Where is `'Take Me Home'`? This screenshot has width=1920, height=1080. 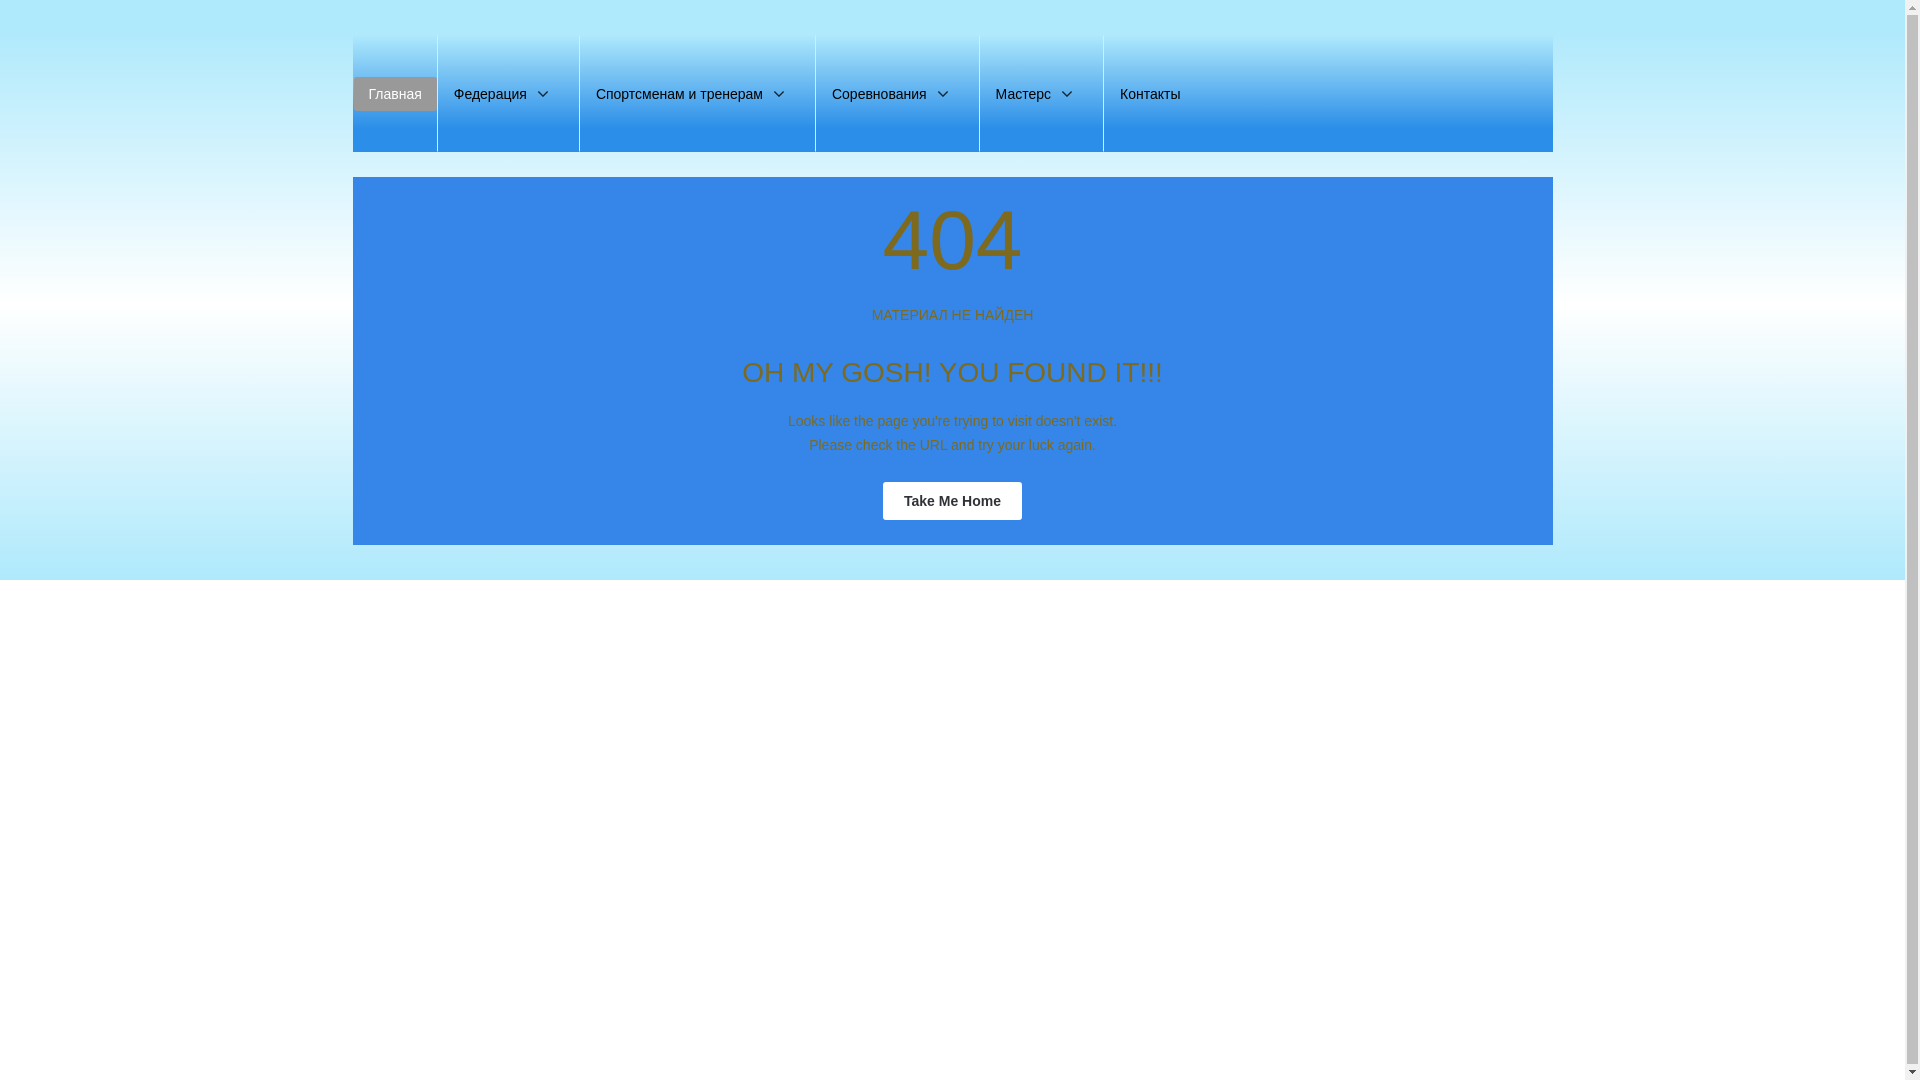 'Take Me Home' is located at coordinates (951, 500).